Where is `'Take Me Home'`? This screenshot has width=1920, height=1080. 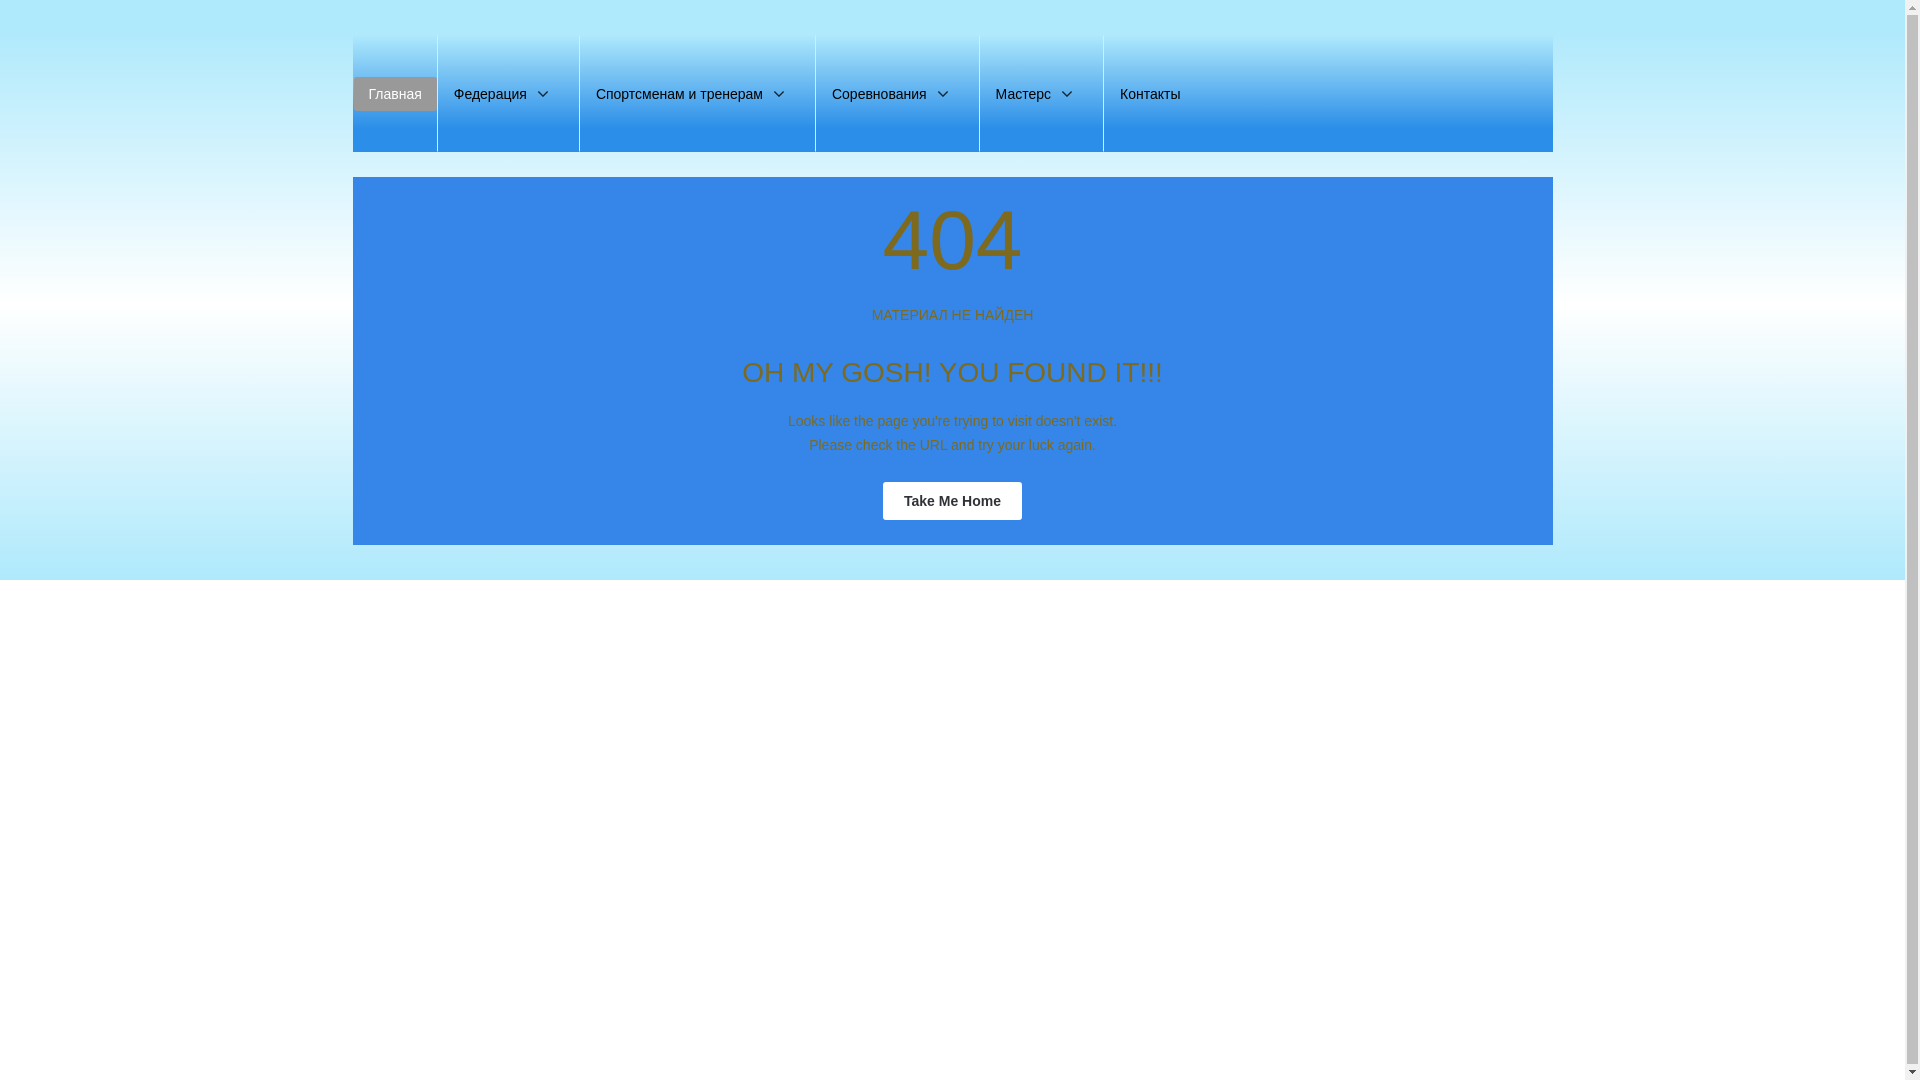 'Take Me Home' is located at coordinates (951, 500).